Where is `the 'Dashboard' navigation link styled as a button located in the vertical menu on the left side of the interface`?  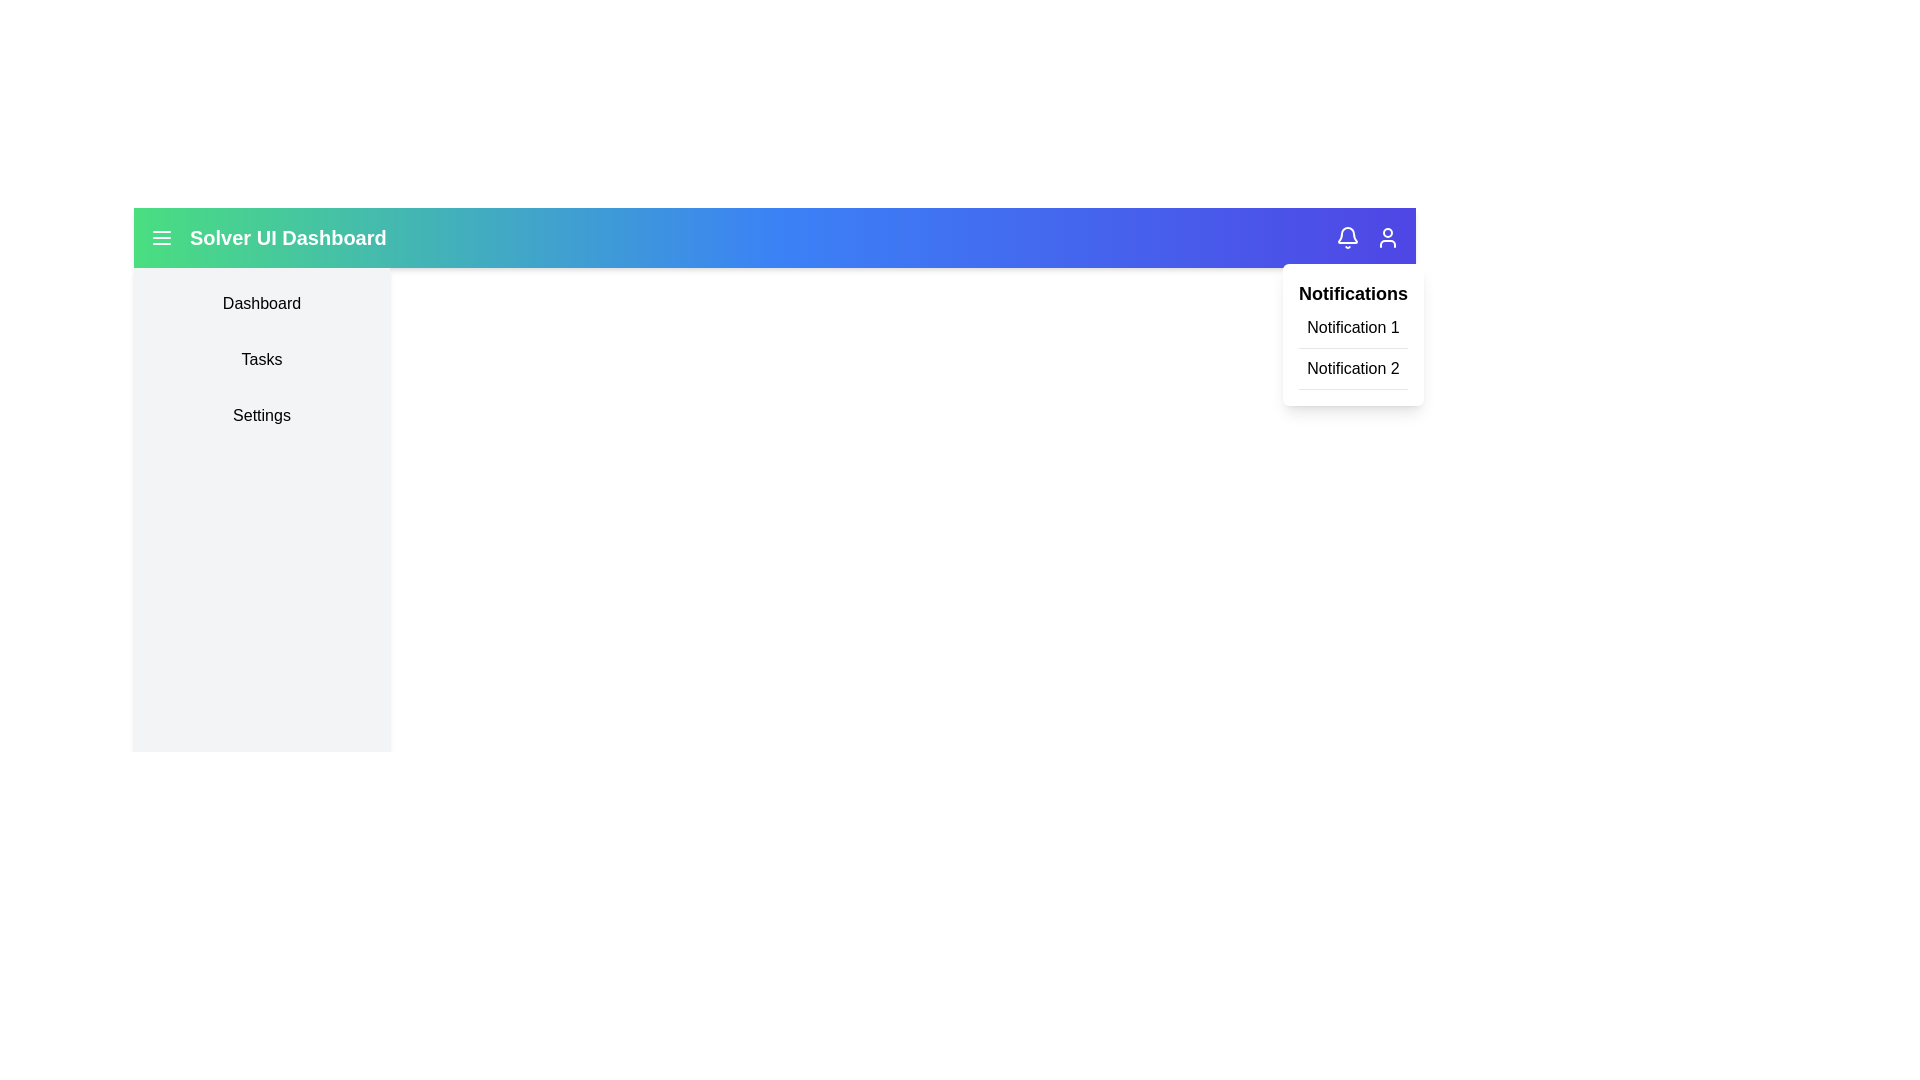
the 'Dashboard' navigation link styled as a button located in the vertical menu on the left side of the interface is located at coordinates (261, 304).